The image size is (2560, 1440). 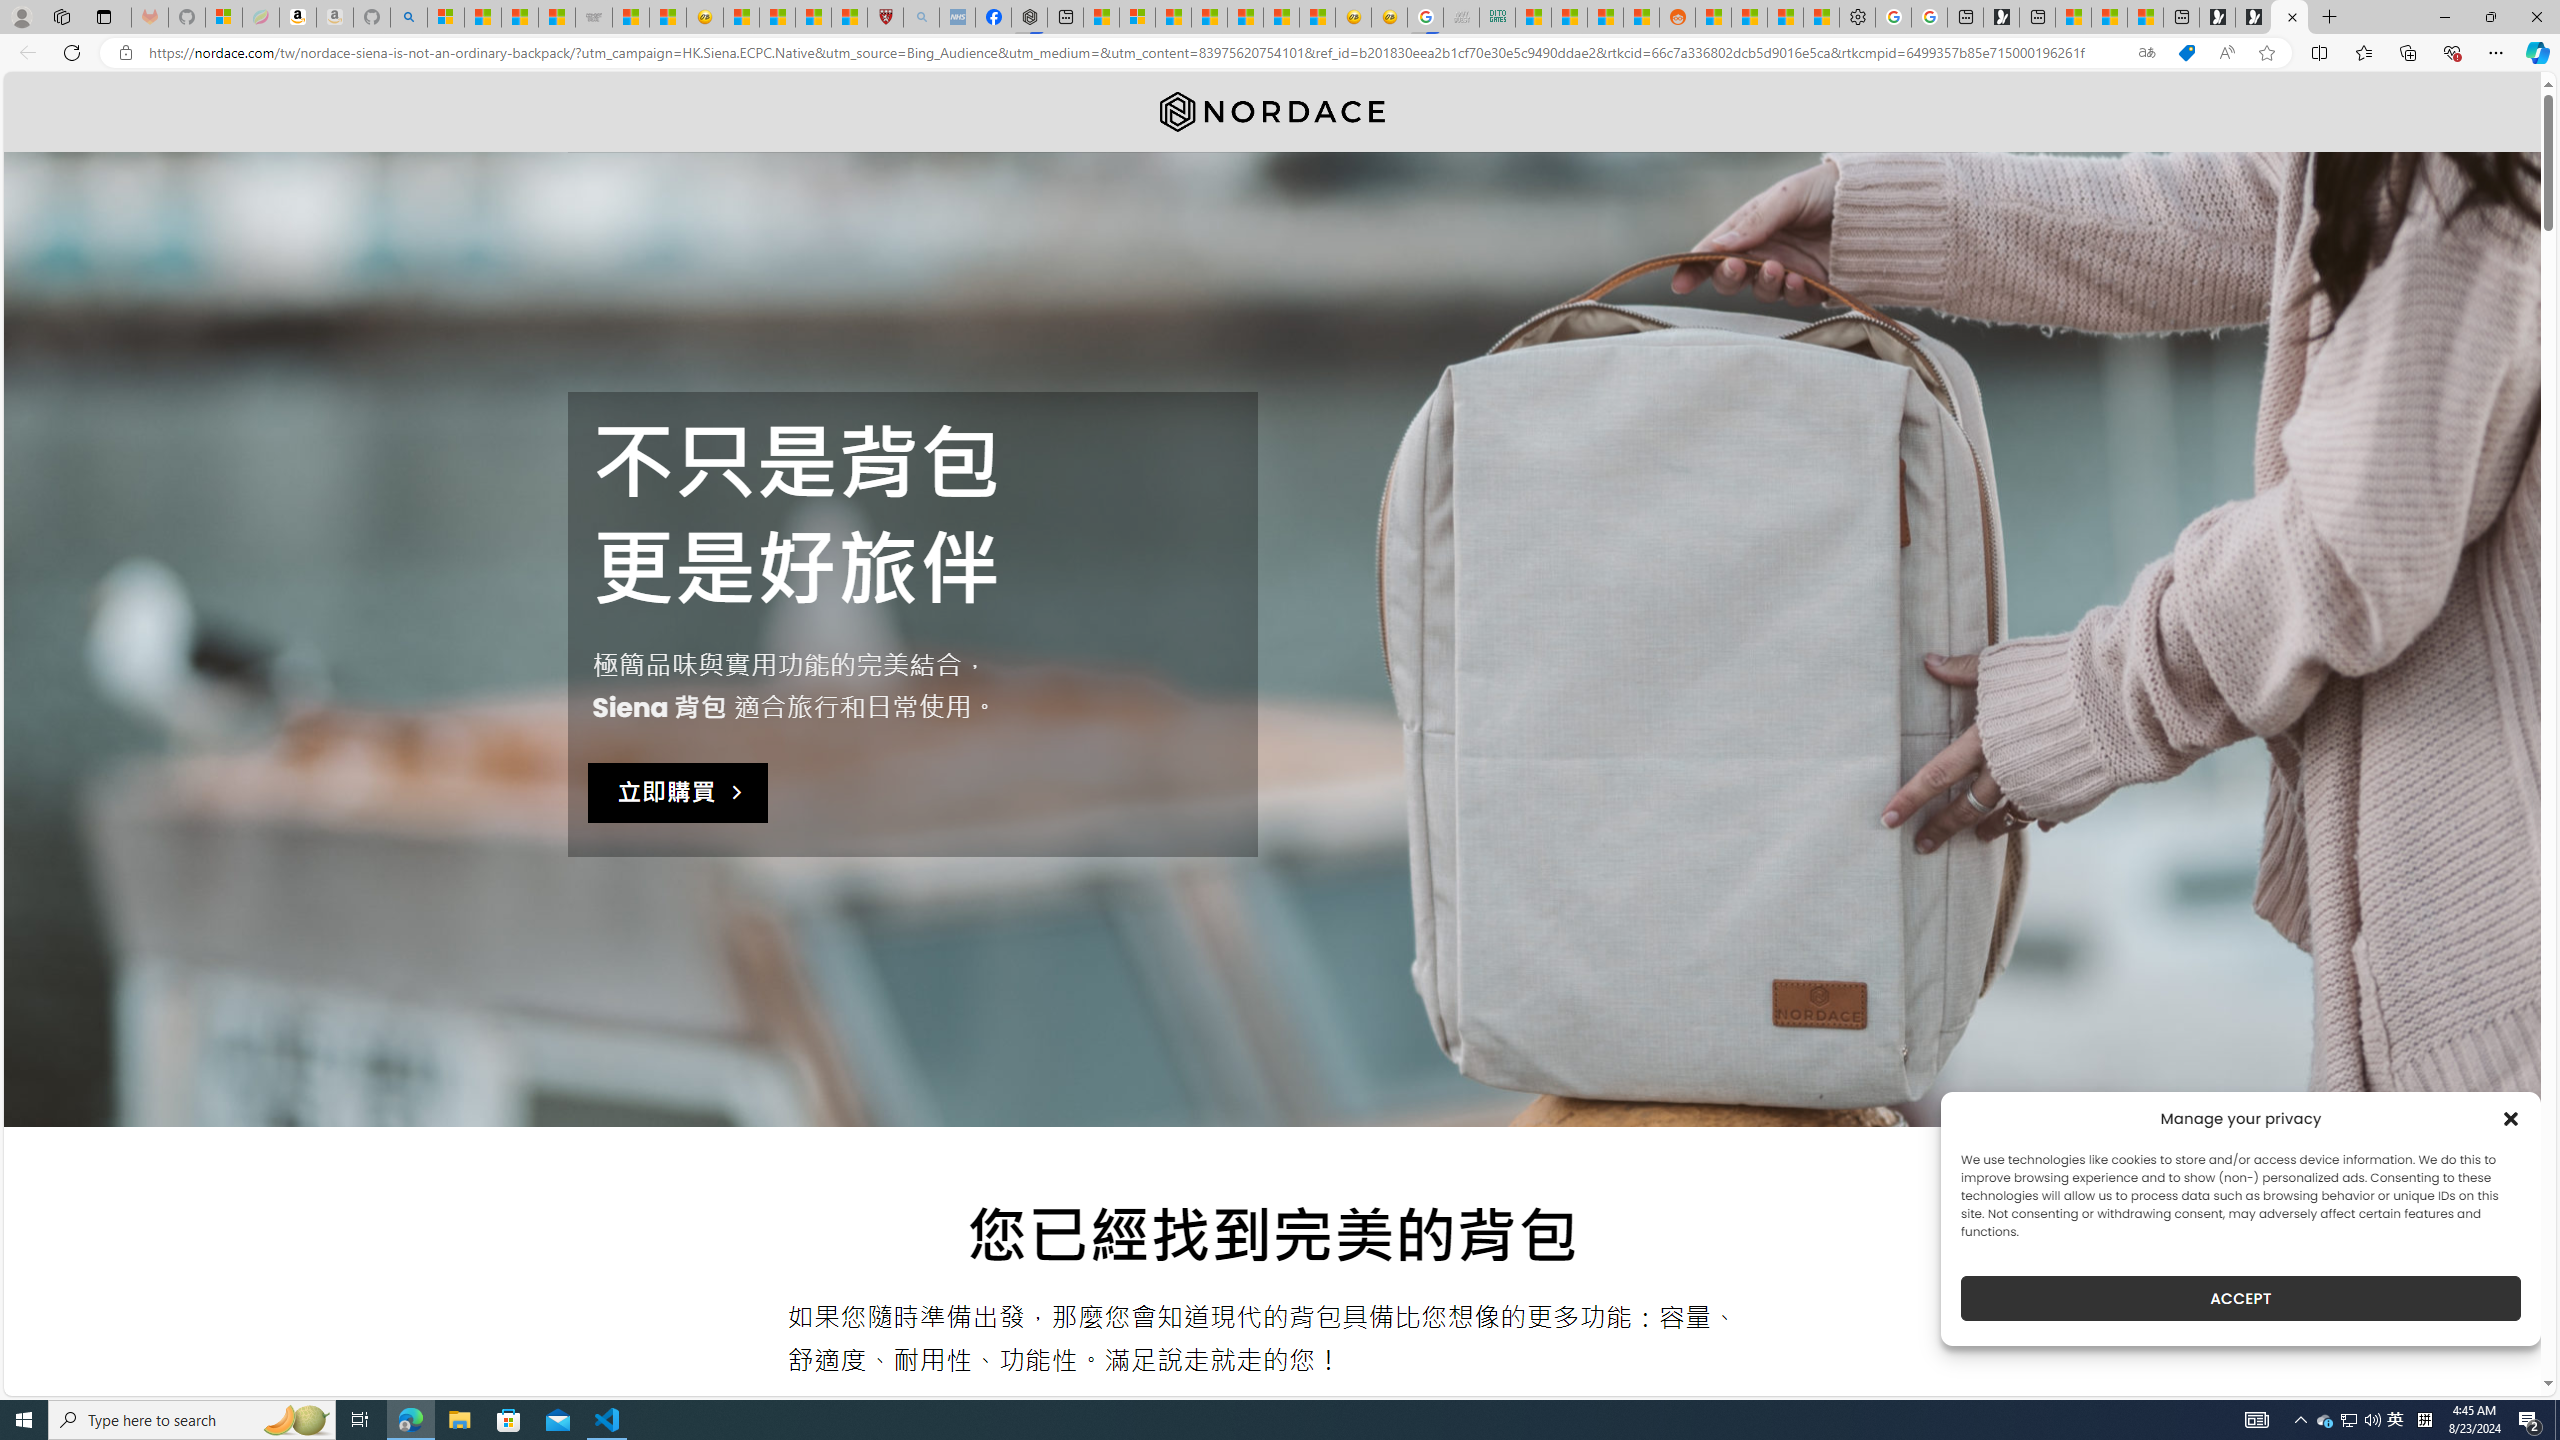 What do you see at coordinates (1244, 16) in the screenshot?
I see `'Fitness - MSN'` at bounding box center [1244, 16].